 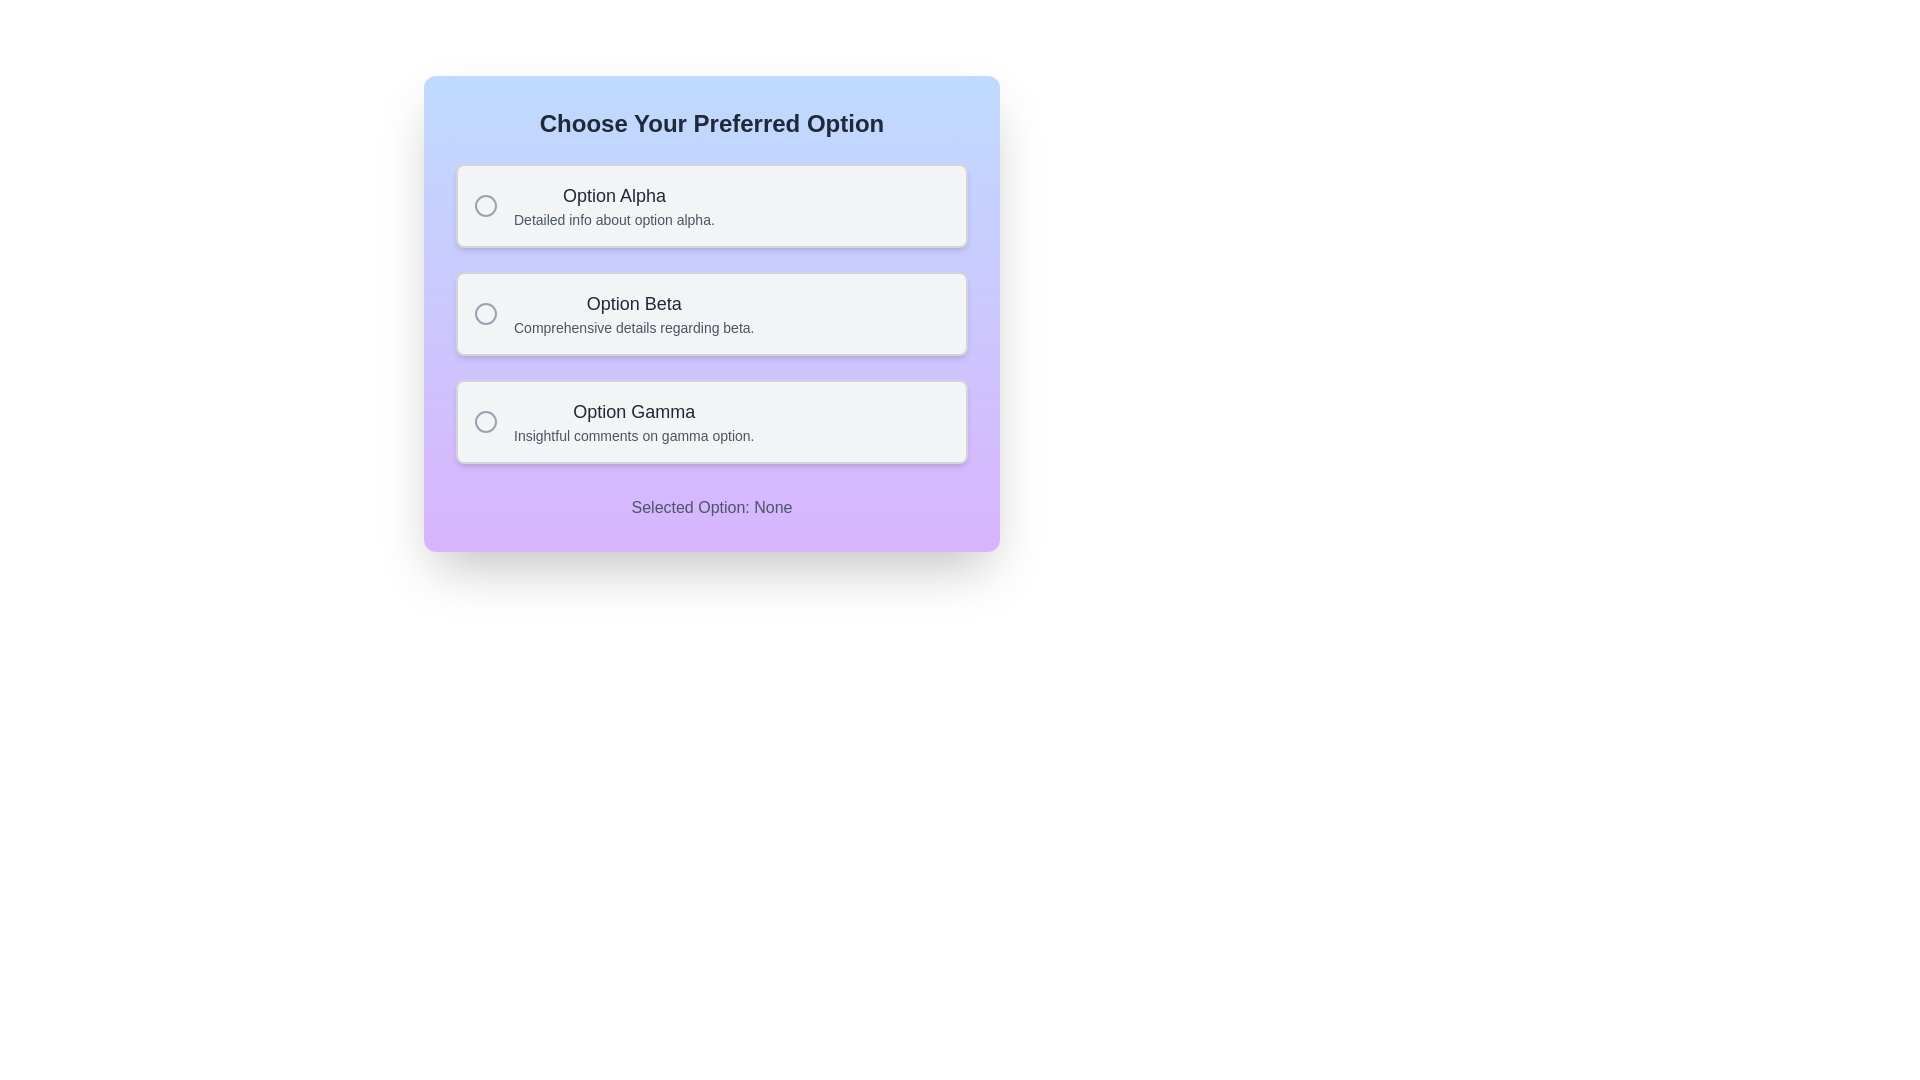 I want to click on text content displayed in the third option card labeled 'Option Gamma' within a vertically stacked list, so click(x=633, y=420).